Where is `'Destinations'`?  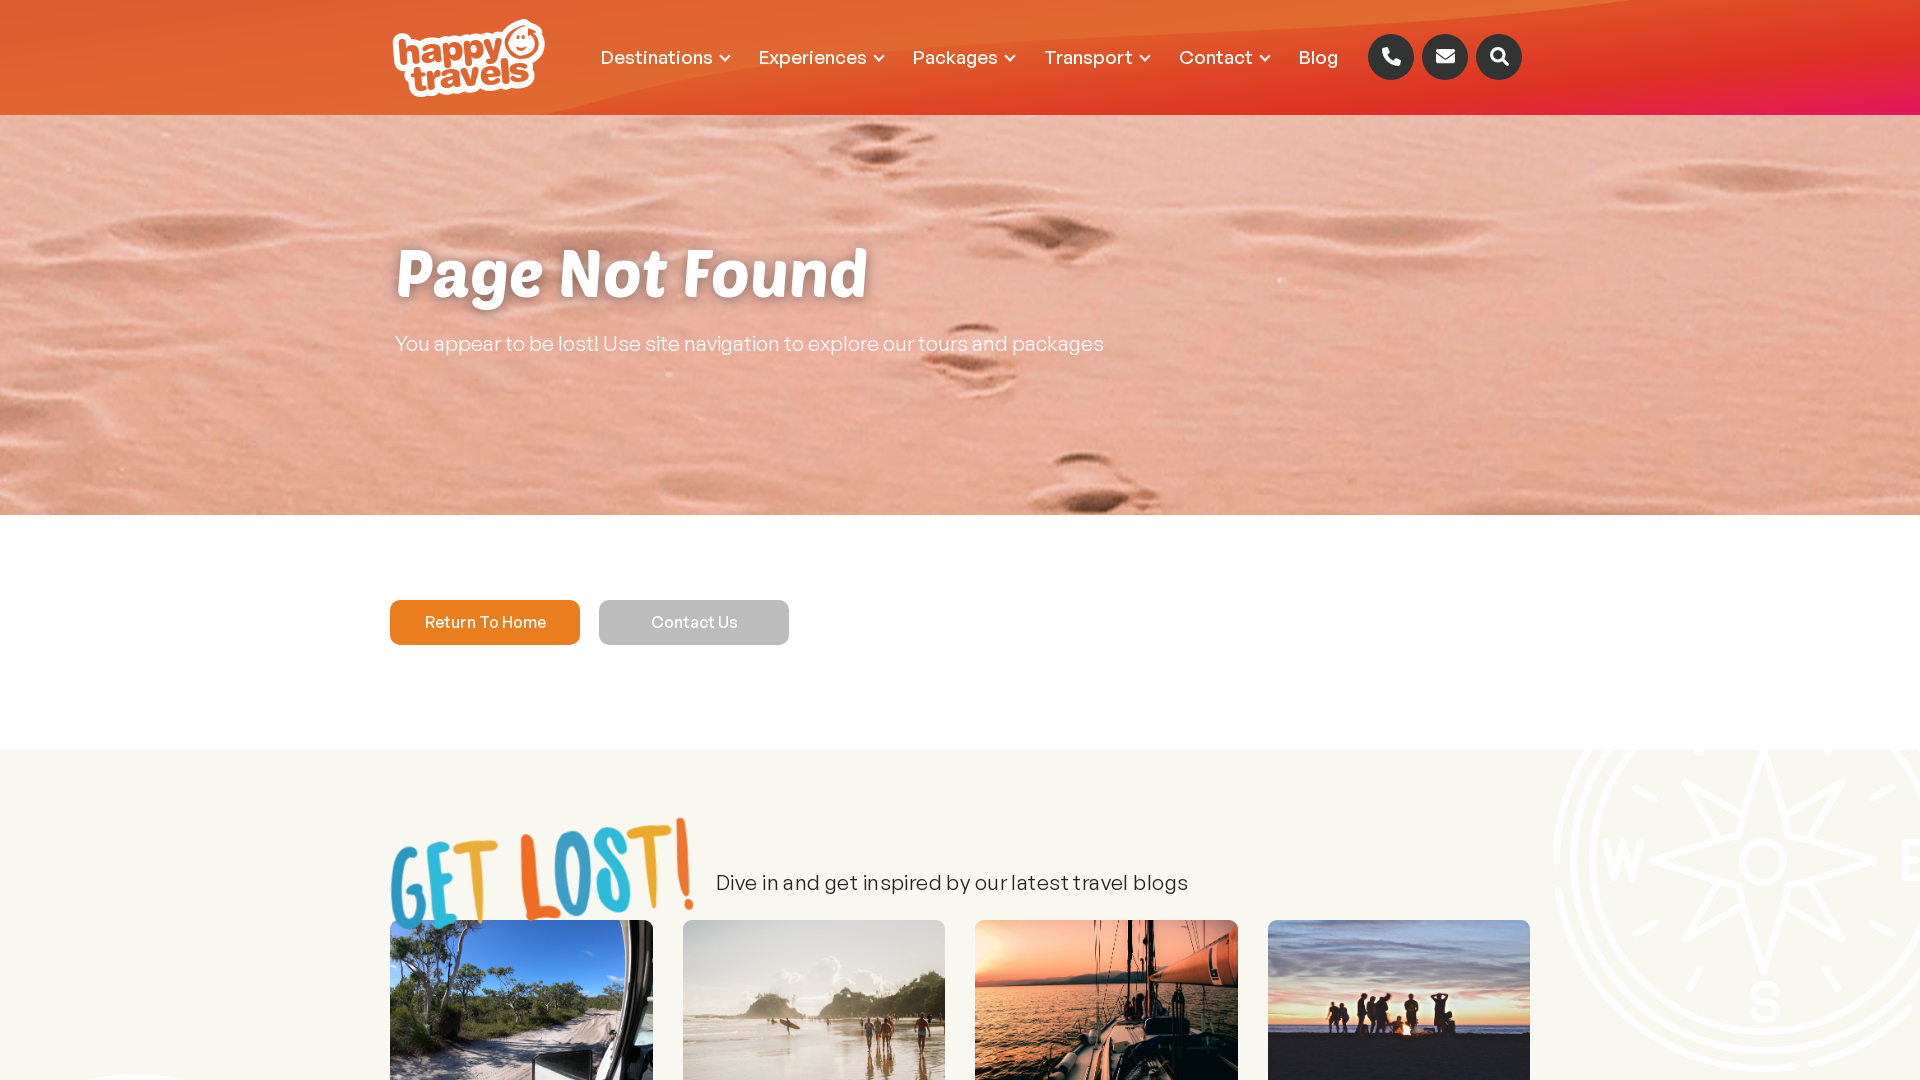
'Destinations' is located at coordinates (665, 56).